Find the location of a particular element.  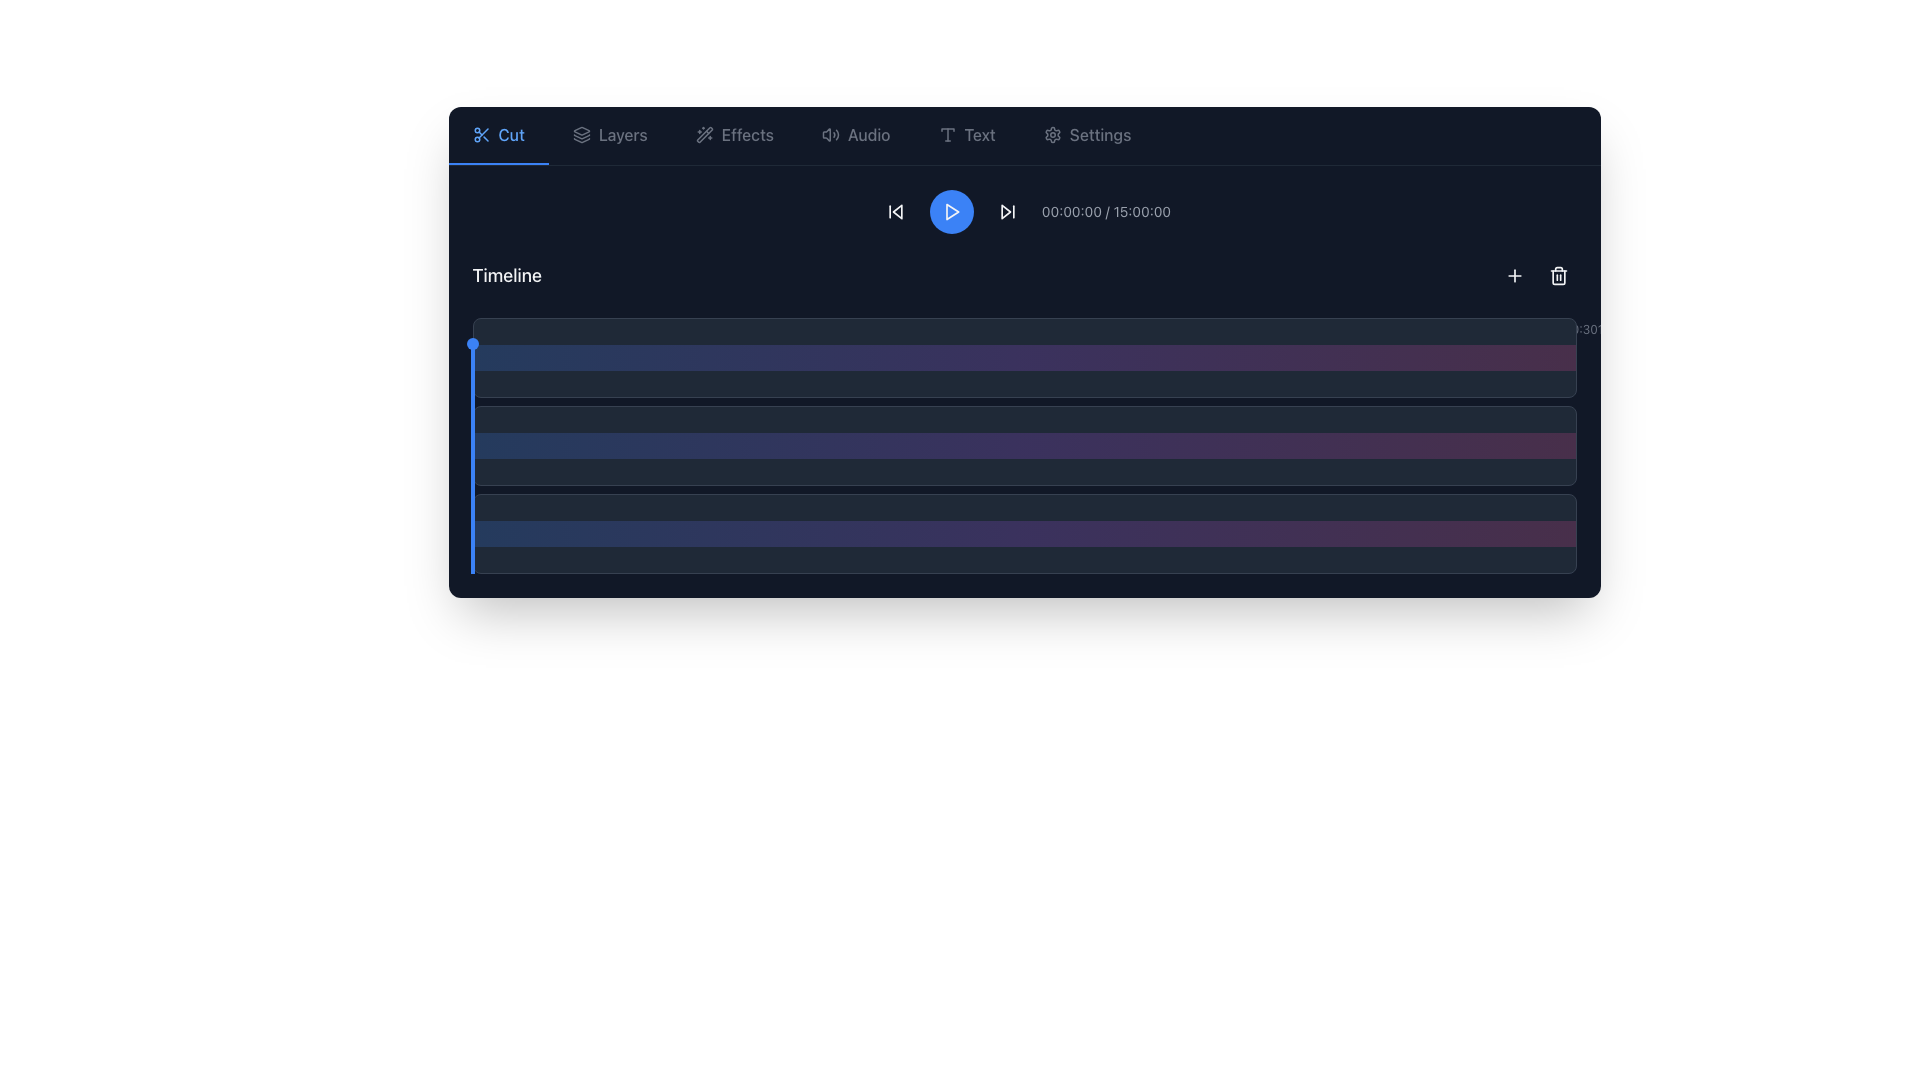

the 'Cut' button, which is styled in blue and features a scissor icon is located at coordinates (498, 135).